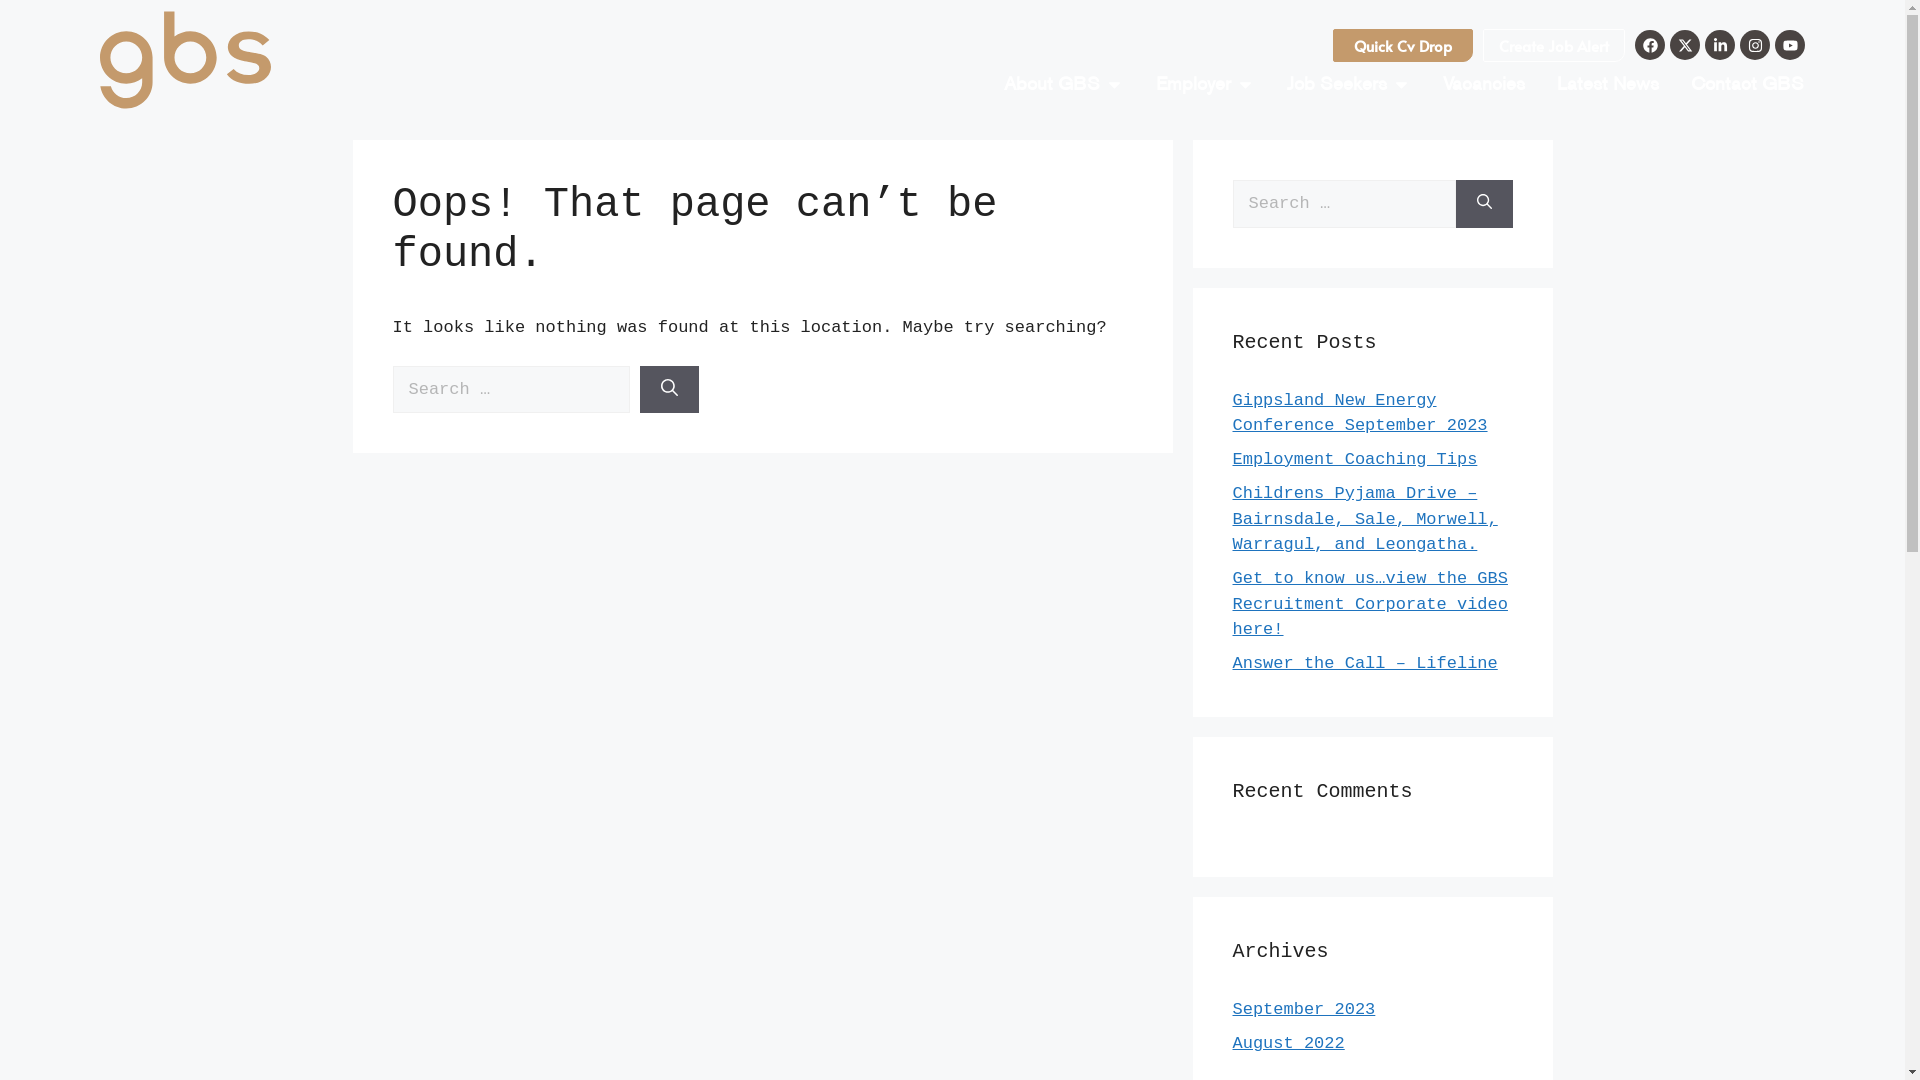  I want to click on 'Latest News', so click(1608, 83).